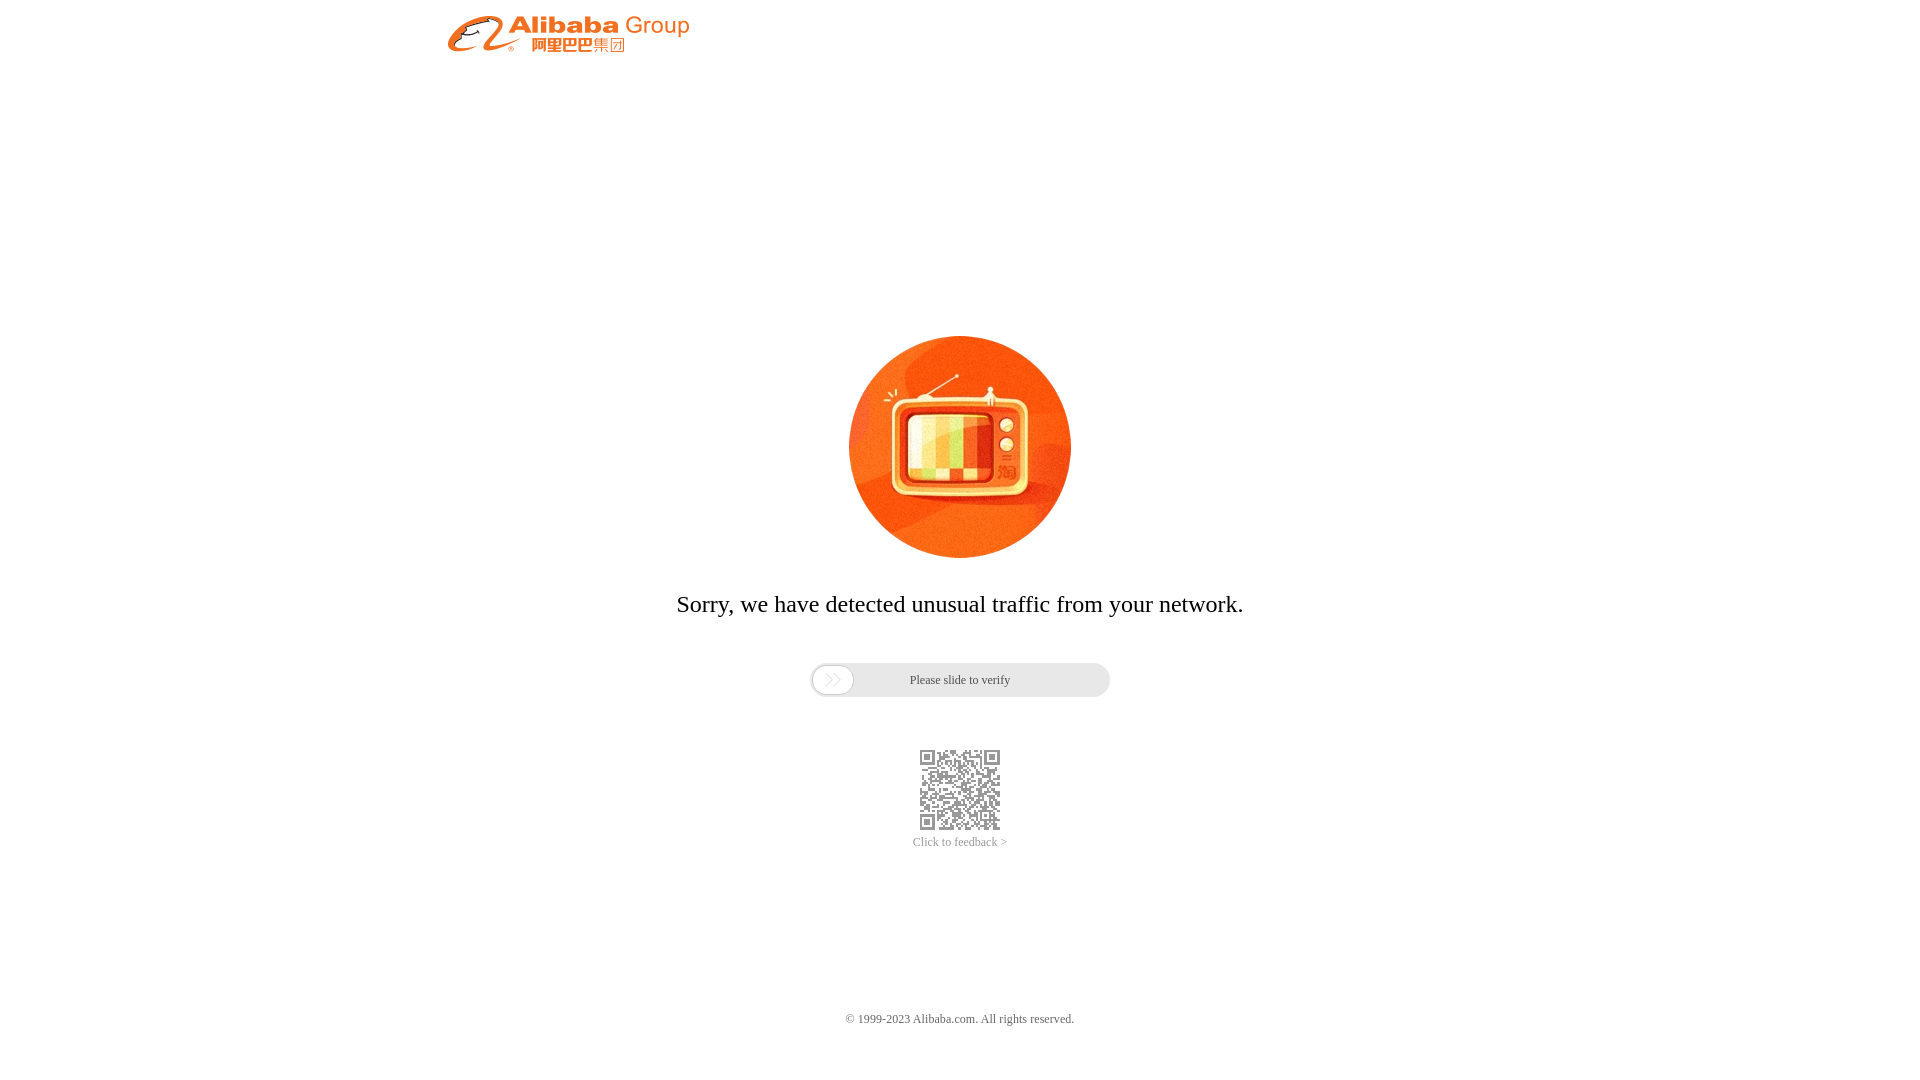 Image resolution: width=1920 pixels, height=1080 pixels. Describe the element at coordinates (960, 842) in the screenshot. I see `'Click to feedback >'` at that location.